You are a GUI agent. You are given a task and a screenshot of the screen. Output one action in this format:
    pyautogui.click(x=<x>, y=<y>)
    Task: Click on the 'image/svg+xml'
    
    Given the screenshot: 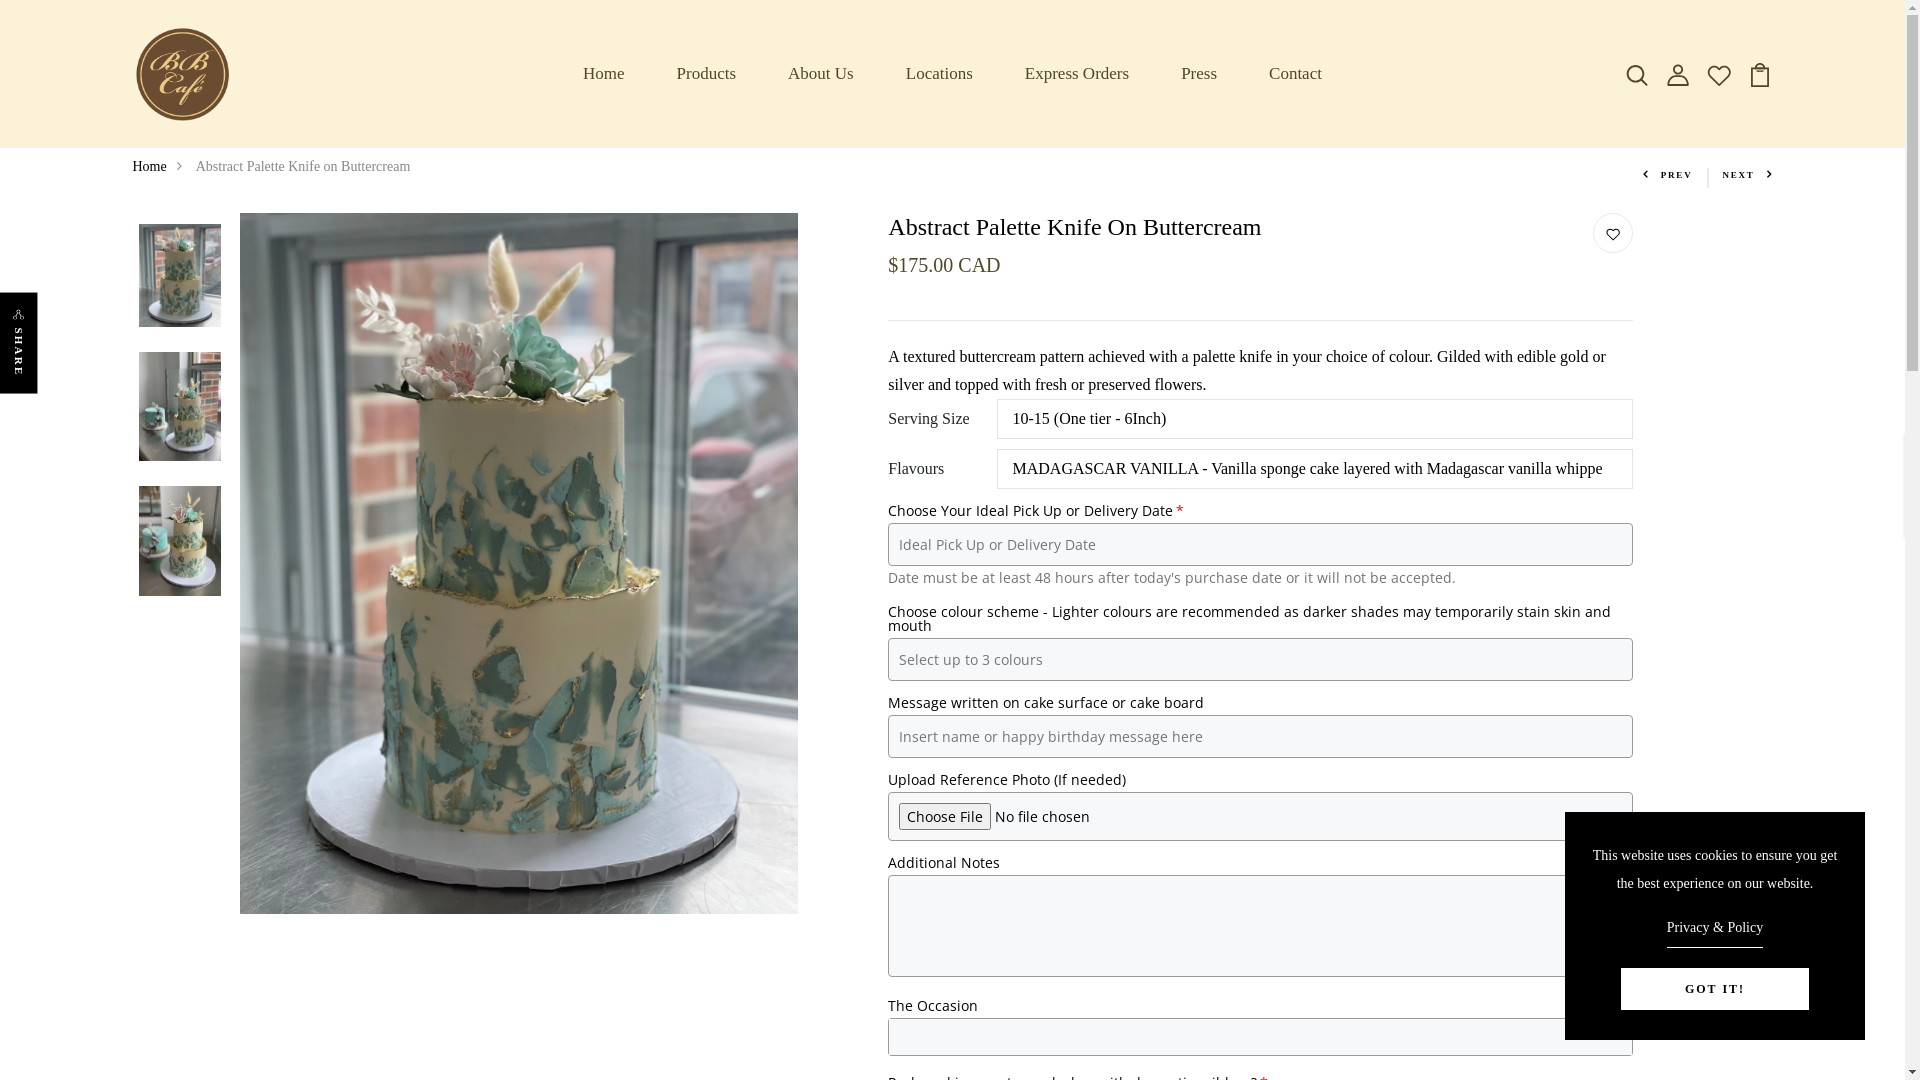 What is the action you would take?
    pyautogui.click(x=1760, y=71)
    